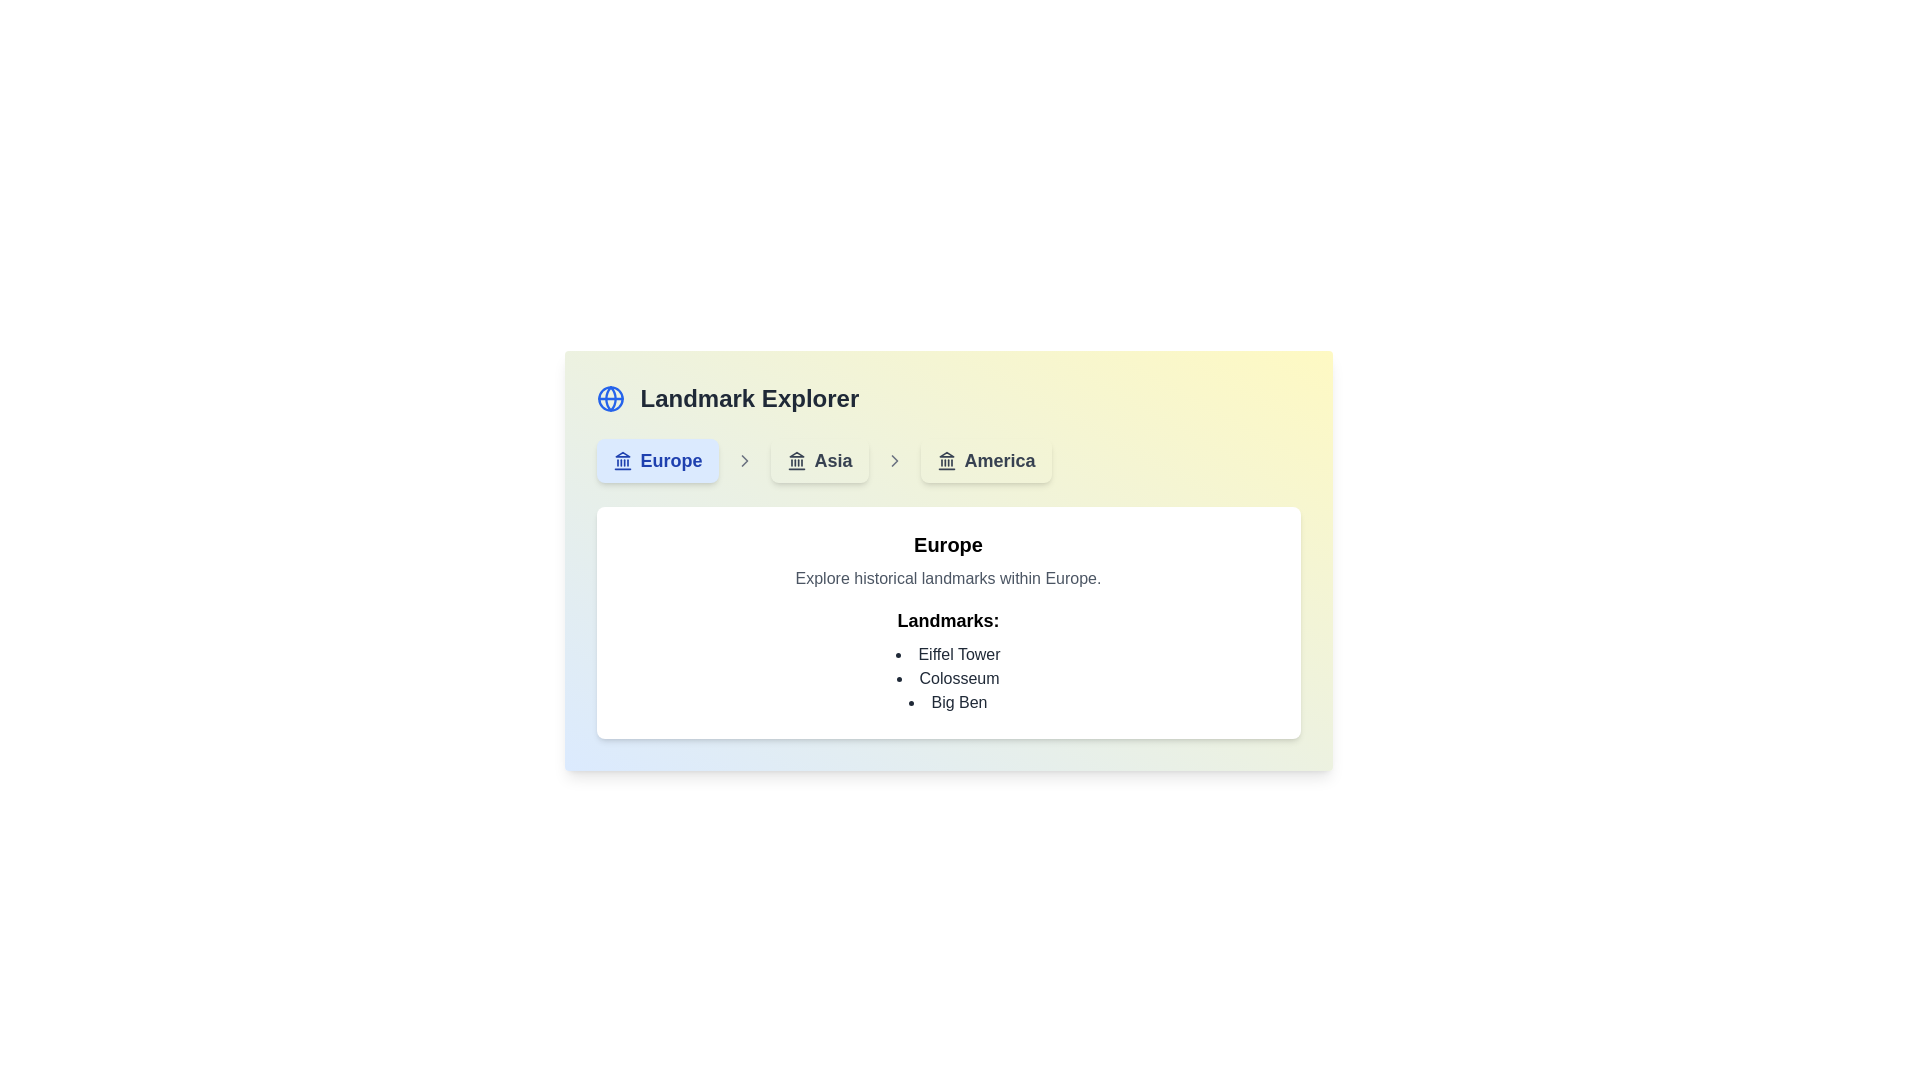 The width and height of the screenshot is (1920, 1080). I want to click on text contents of the informational card that provides an overview of historical landmarks in Europe, located below the navigation buttons labeled 'Europe', 'Asia', and 'America', so click(947, 622).